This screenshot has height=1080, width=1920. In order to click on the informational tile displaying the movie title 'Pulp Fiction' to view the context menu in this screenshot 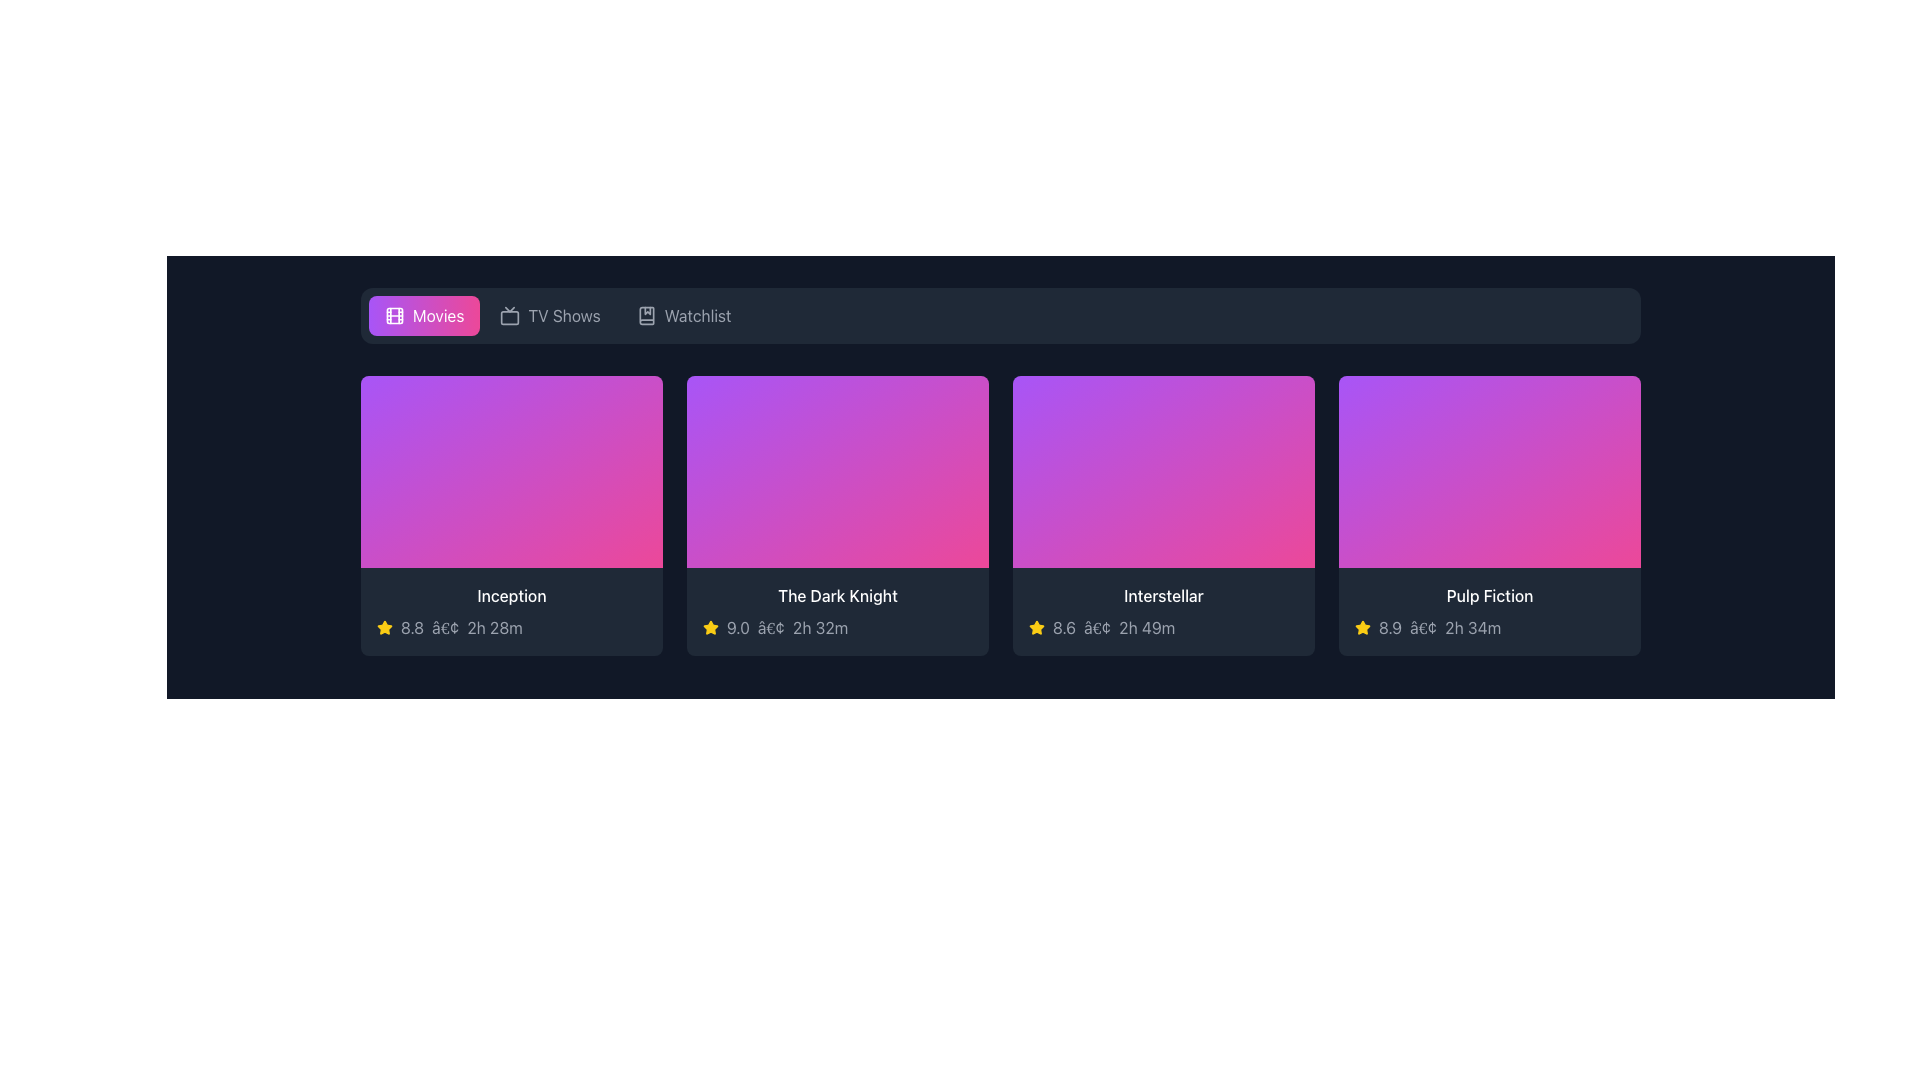, I will do `click(1489, 611)`.